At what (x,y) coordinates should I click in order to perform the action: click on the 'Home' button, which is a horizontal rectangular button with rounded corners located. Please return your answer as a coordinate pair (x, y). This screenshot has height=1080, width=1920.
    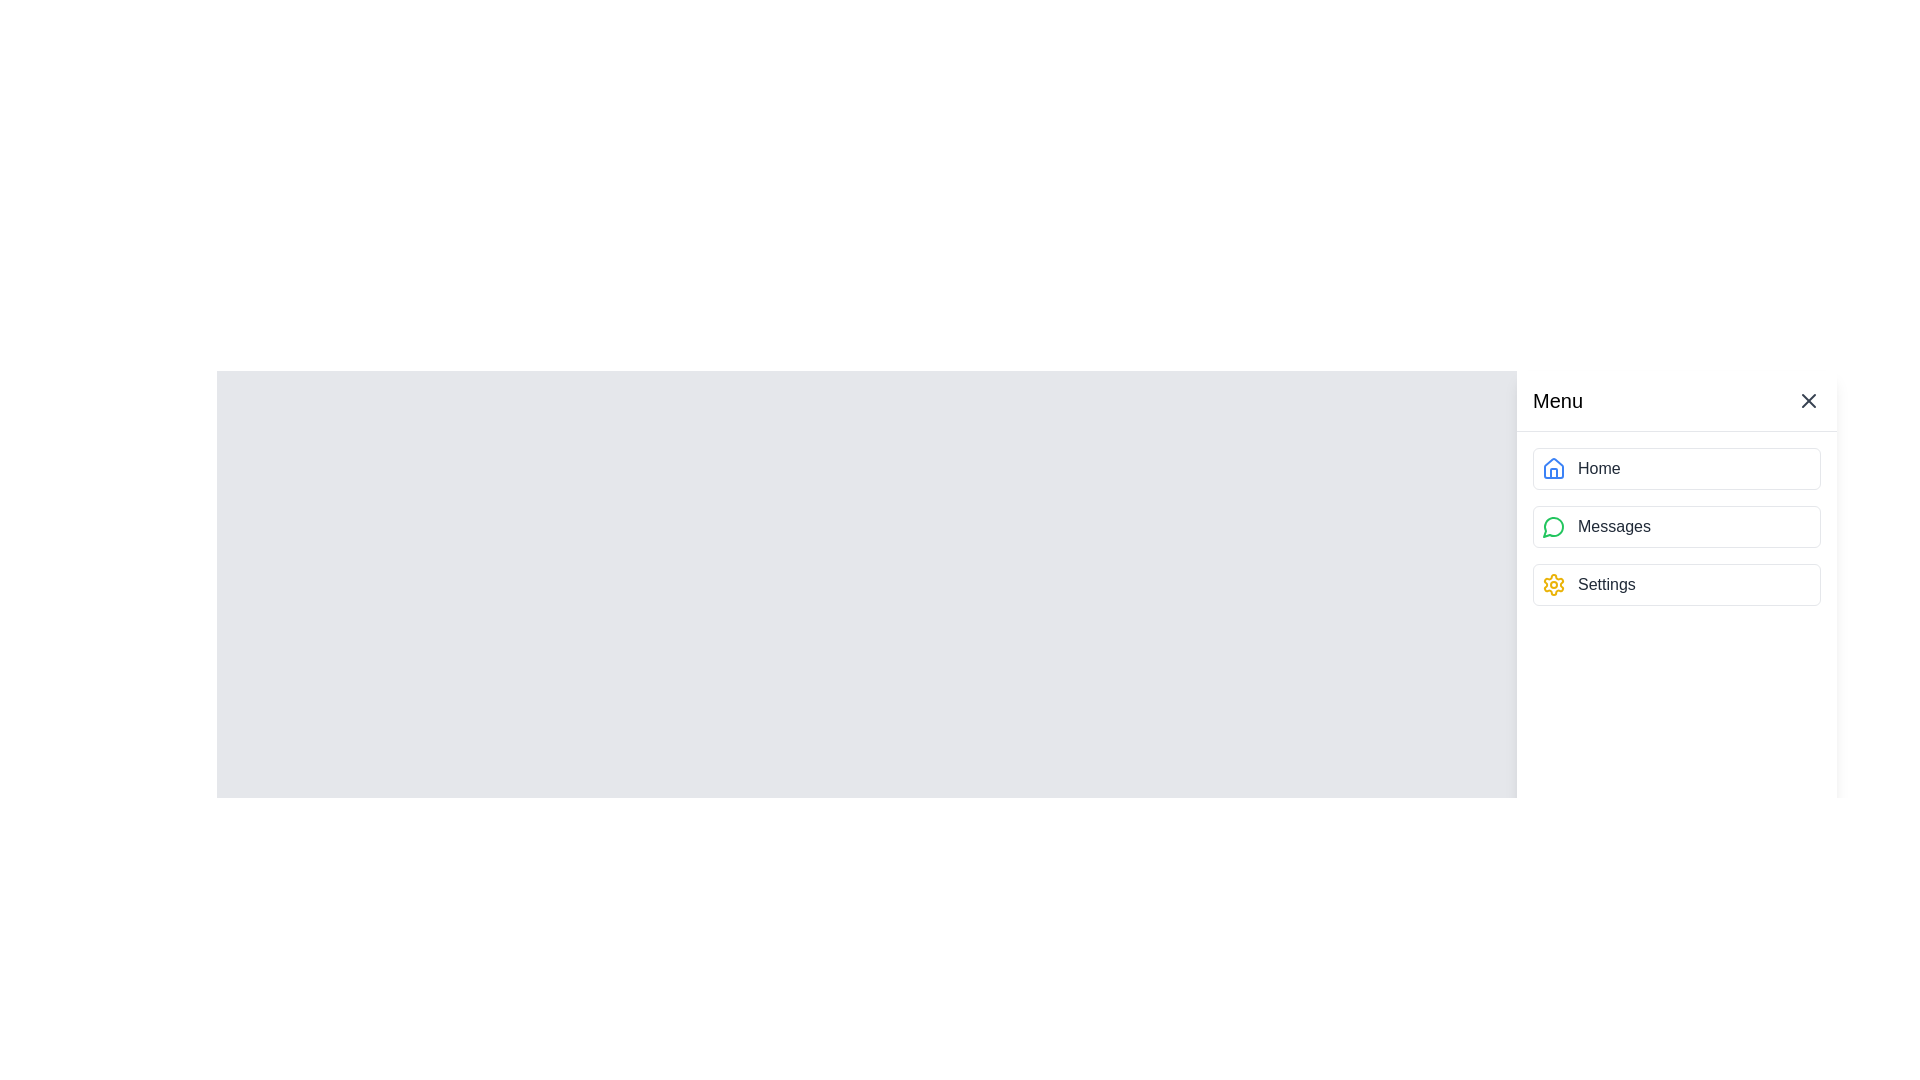
    Looking at the image, I should click on (1676, 469).